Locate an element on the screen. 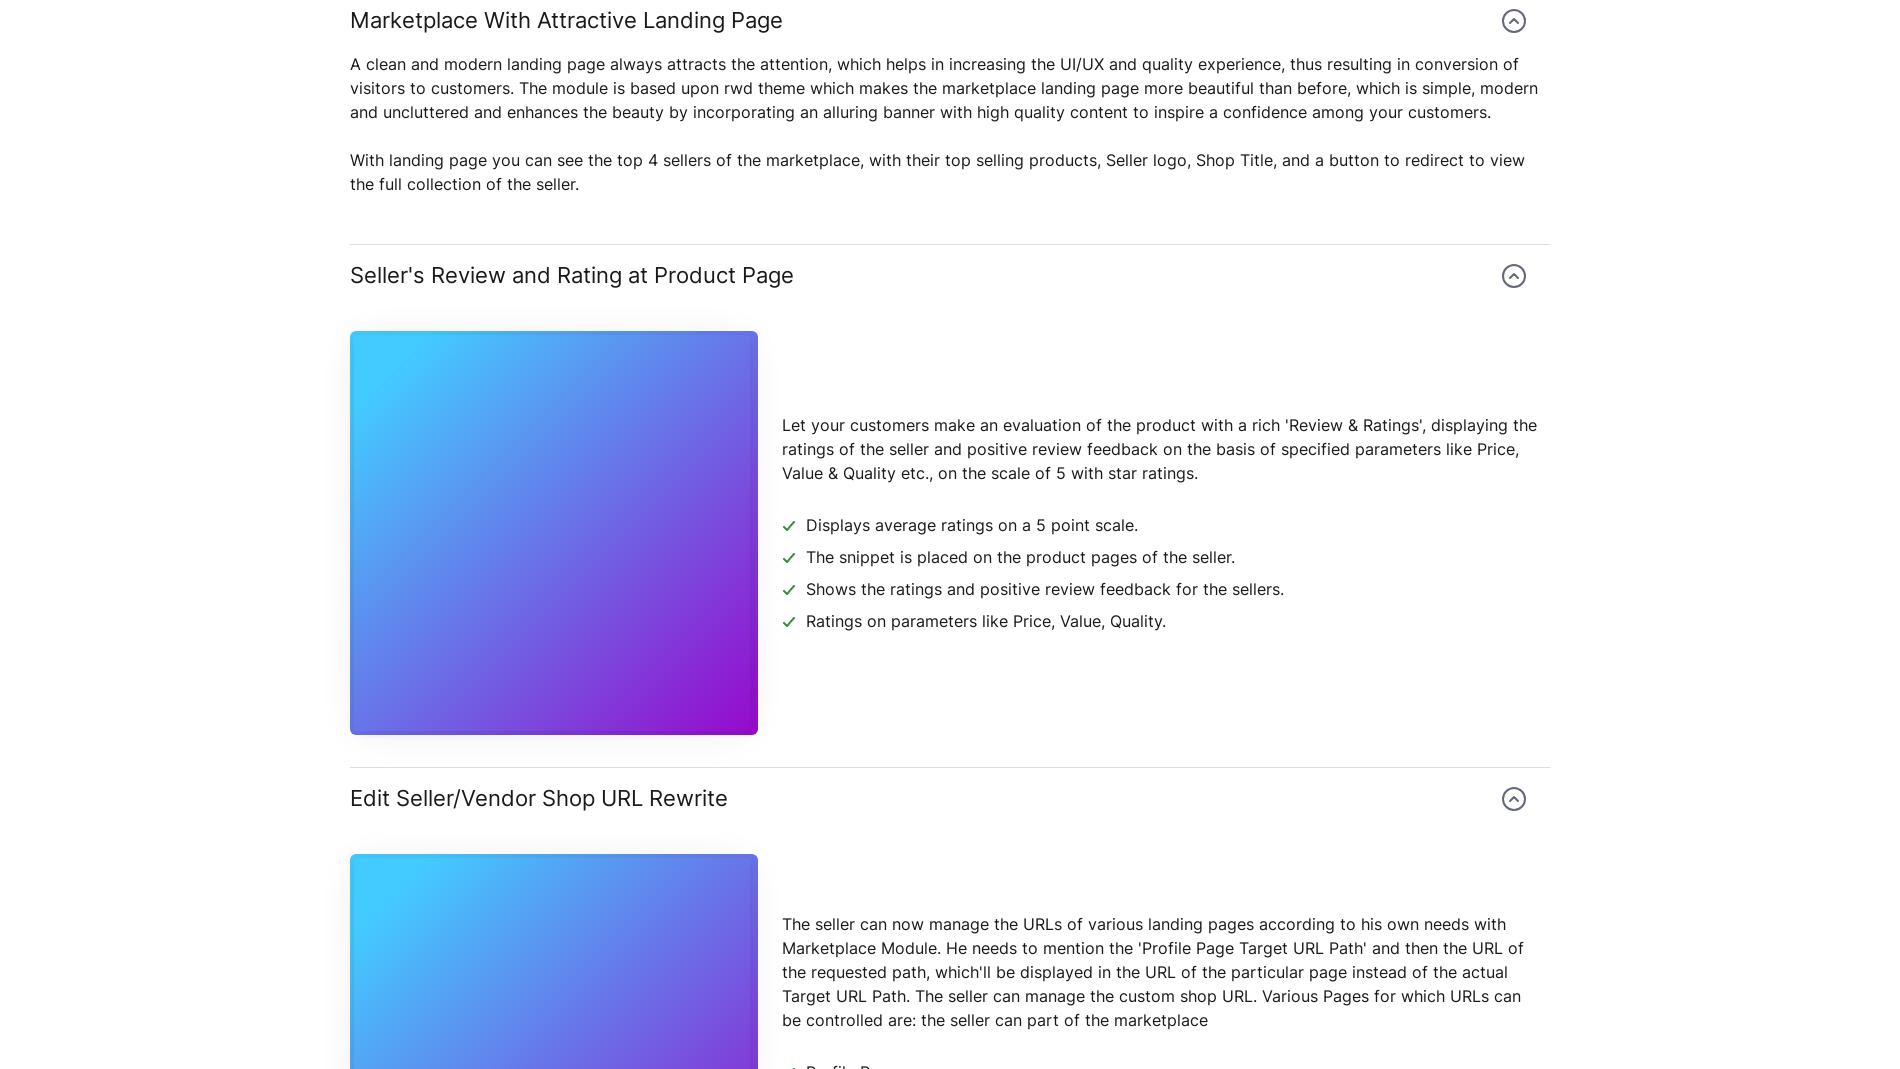 Image resolution: width=1900 pixels, height=1069 pixels. 'Ratings on parameters like Price, Value, Quality.' is located at coordinates (985, 620).